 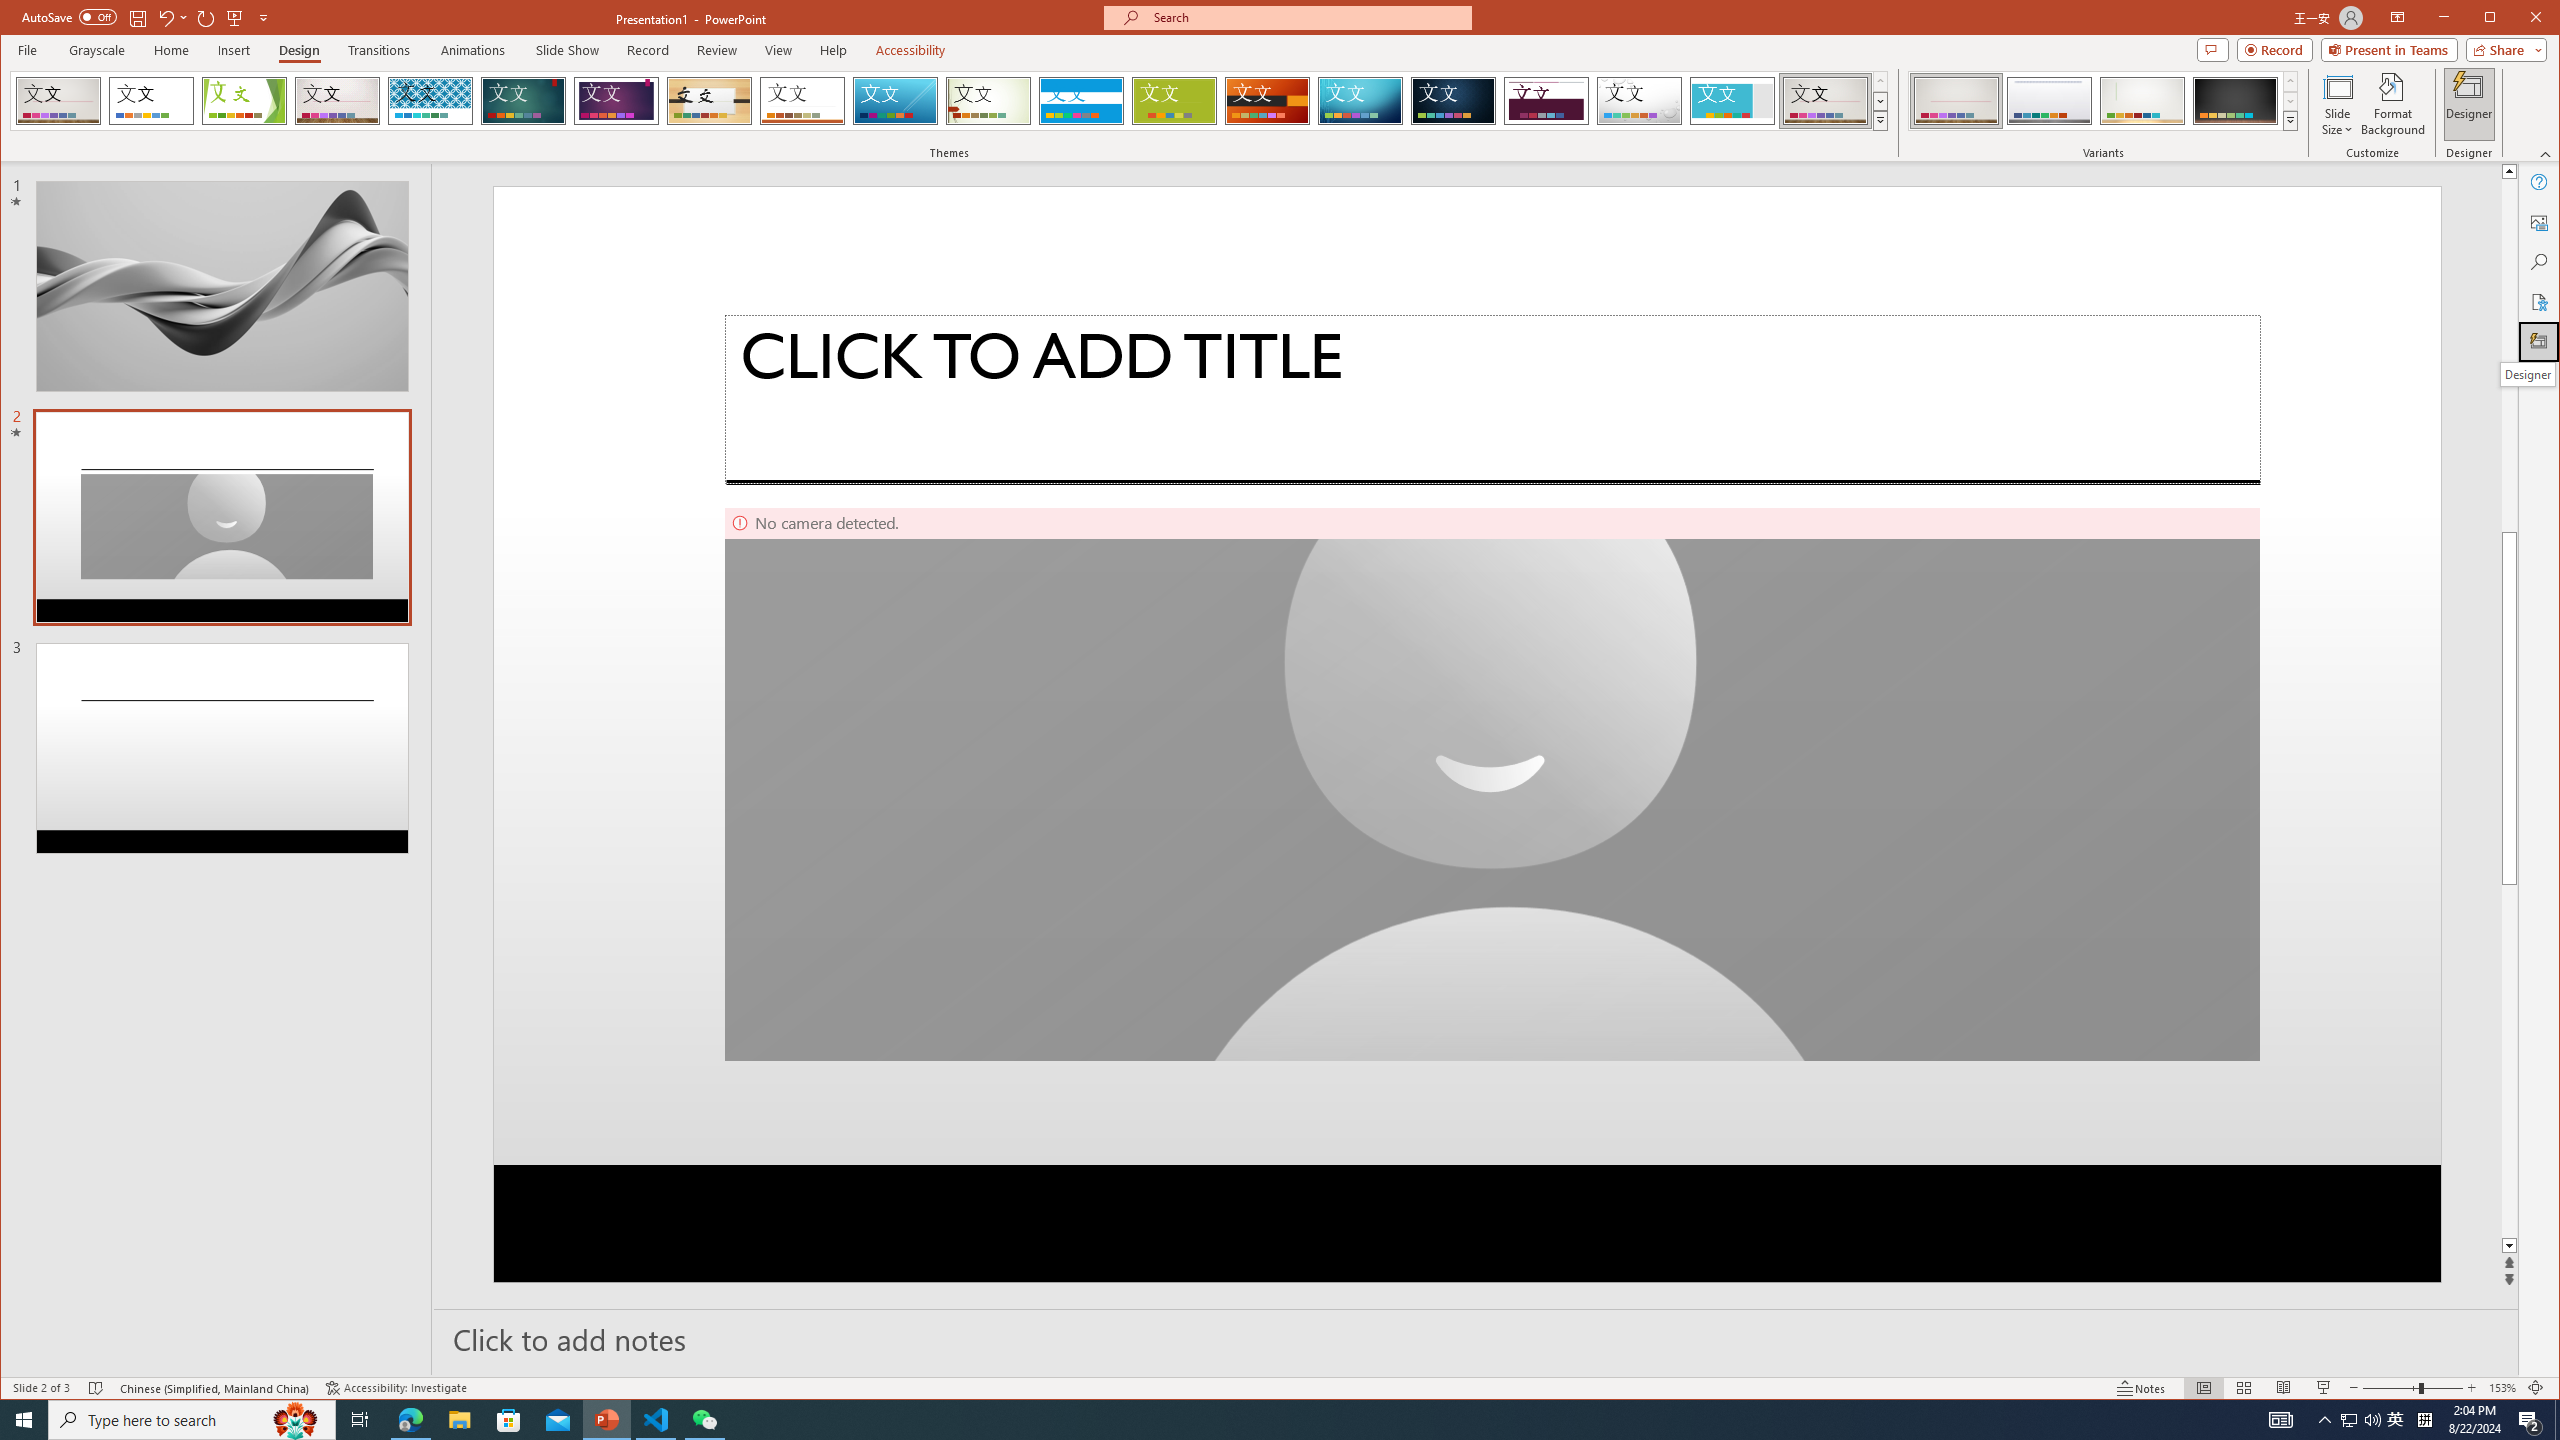 I want to click on 'Slice', so click(x=896, y=100).